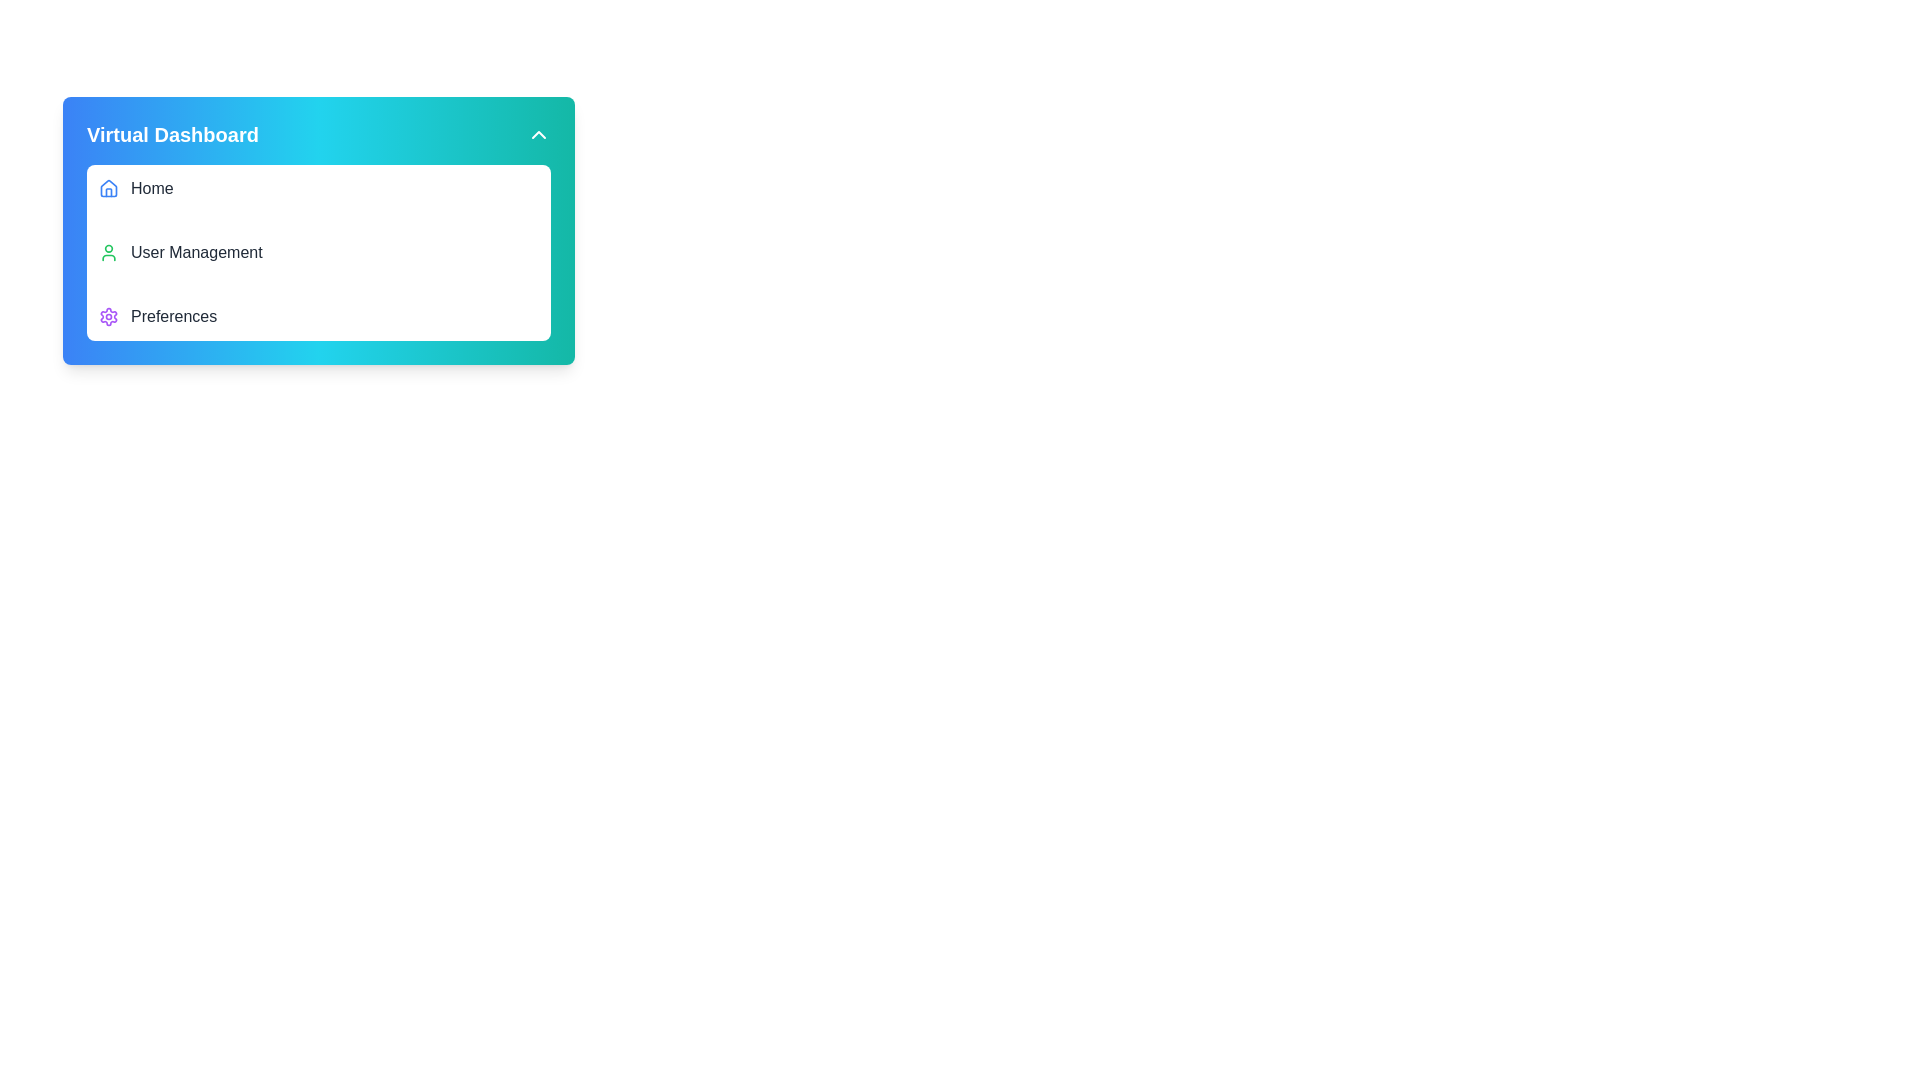  I want to click on Text Label located immediately to the right of the house-shaped icon in the Virtual Dashboard menu, so click(151, 189).